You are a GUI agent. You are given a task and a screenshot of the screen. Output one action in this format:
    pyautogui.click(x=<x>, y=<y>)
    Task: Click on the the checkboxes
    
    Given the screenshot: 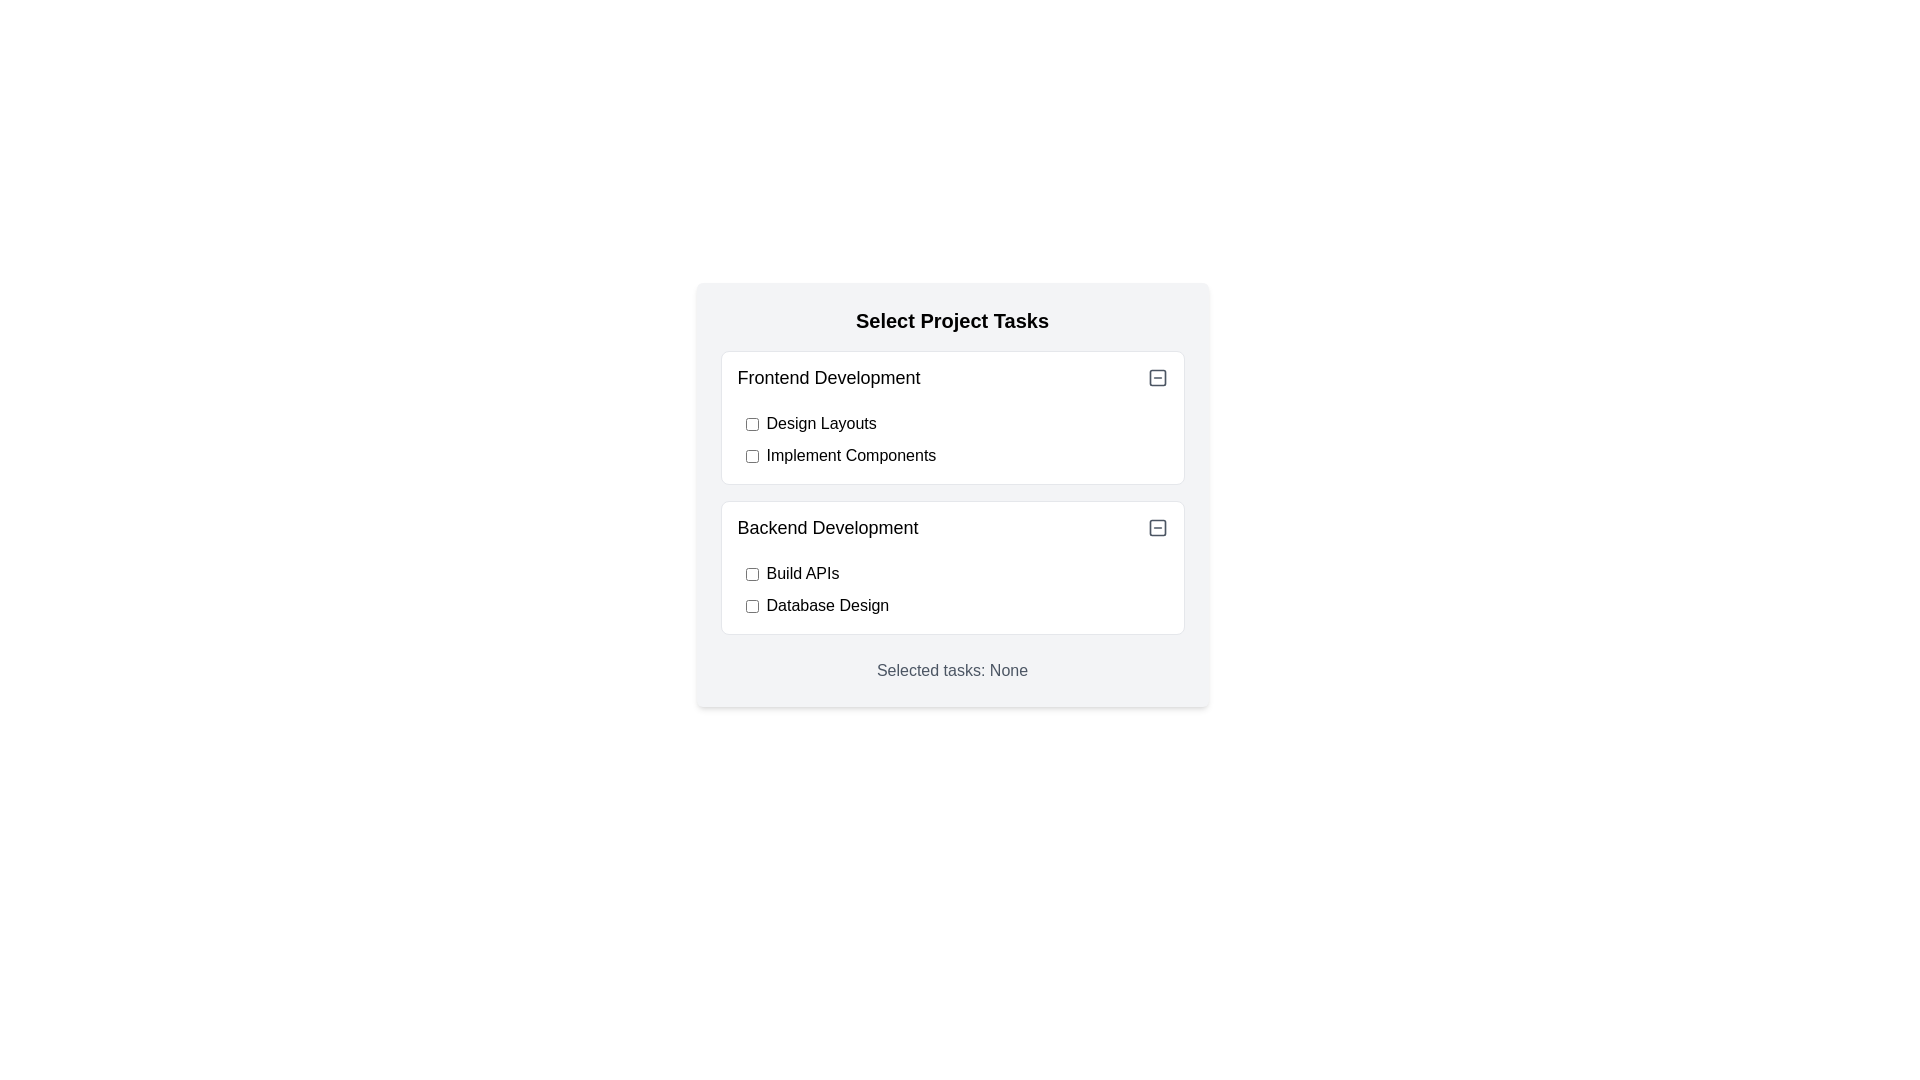 What is the action you would take?
    pyautogui.click(x=951, y=416)
    